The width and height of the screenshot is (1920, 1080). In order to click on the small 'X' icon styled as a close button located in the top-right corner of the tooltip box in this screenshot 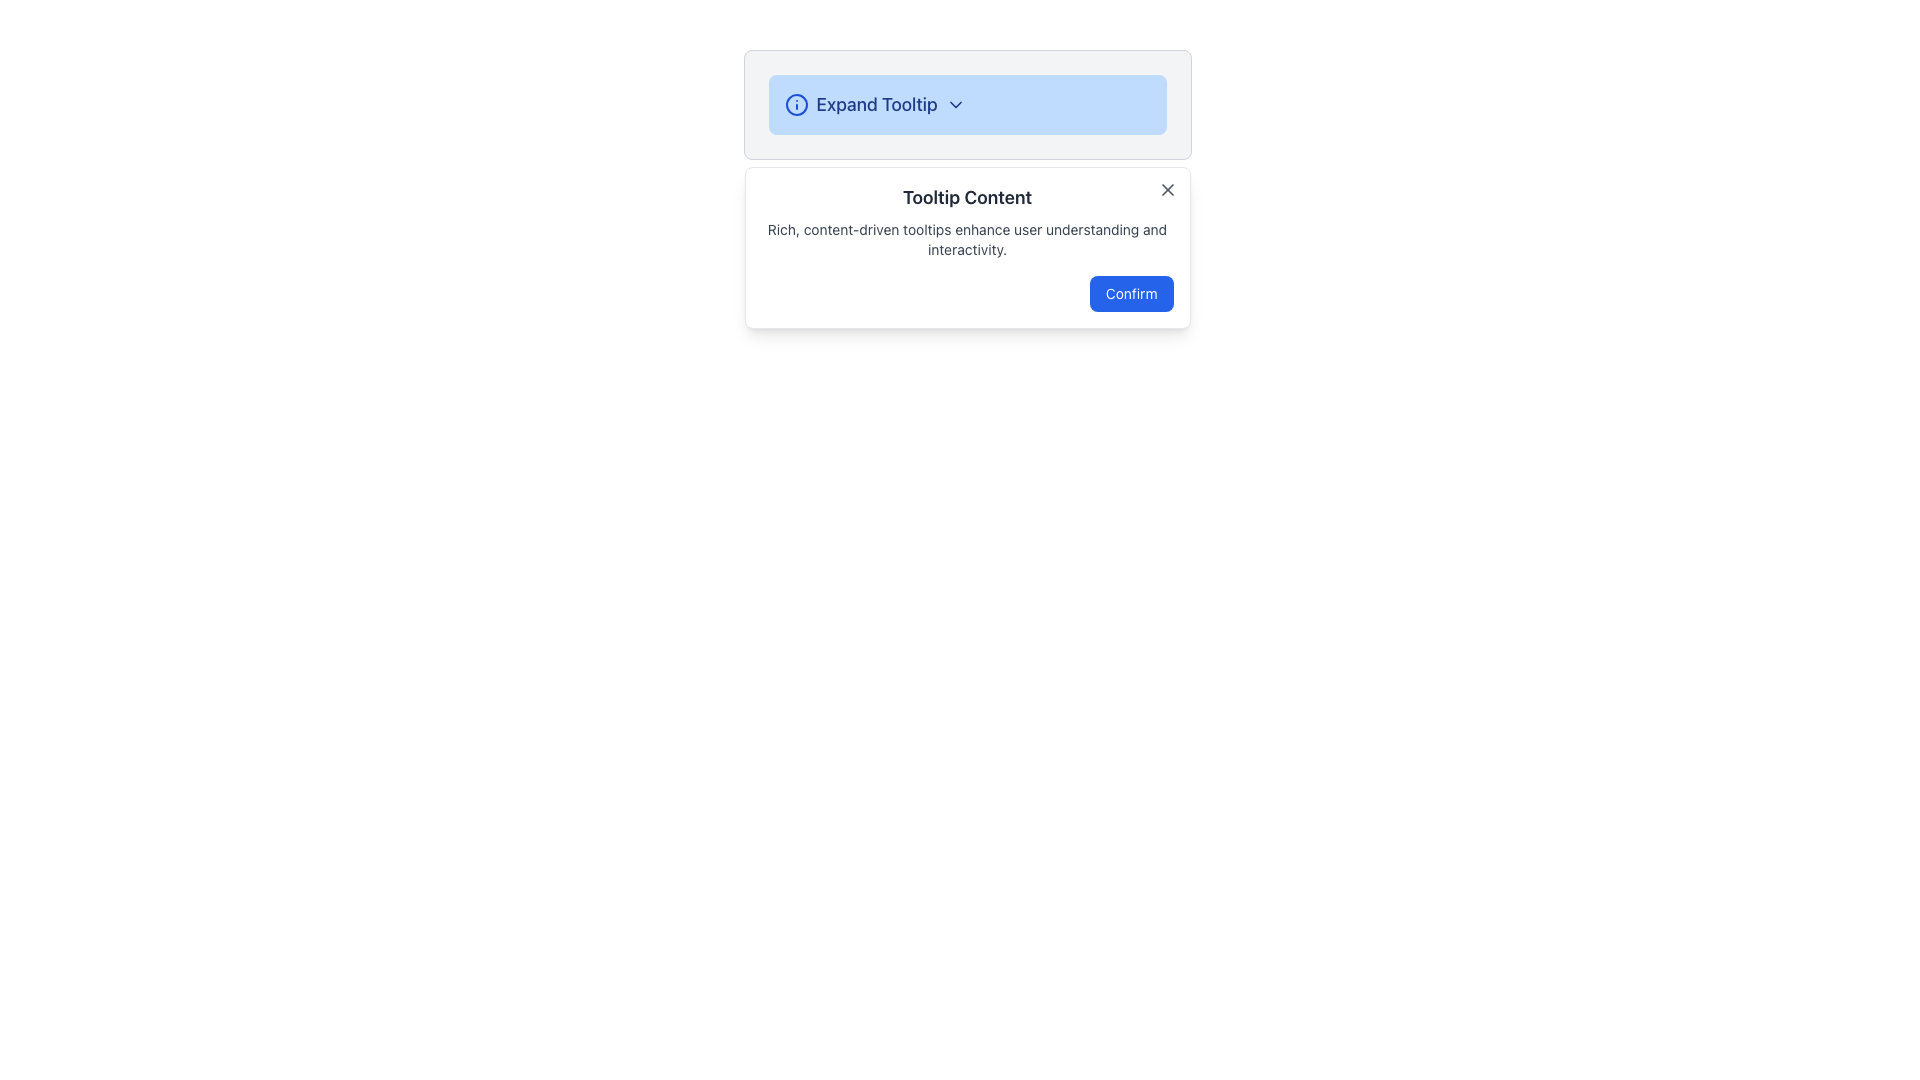, I will do `click(1167, 189)`.